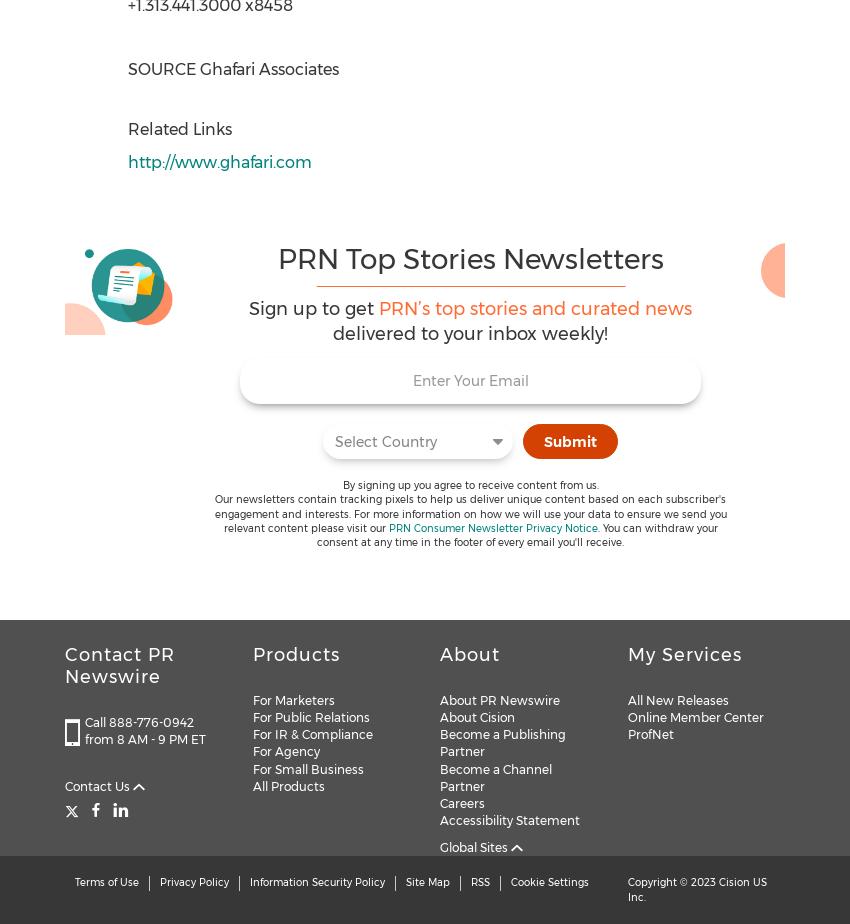  I want to click on 'For Small Business', so click(307, 768).